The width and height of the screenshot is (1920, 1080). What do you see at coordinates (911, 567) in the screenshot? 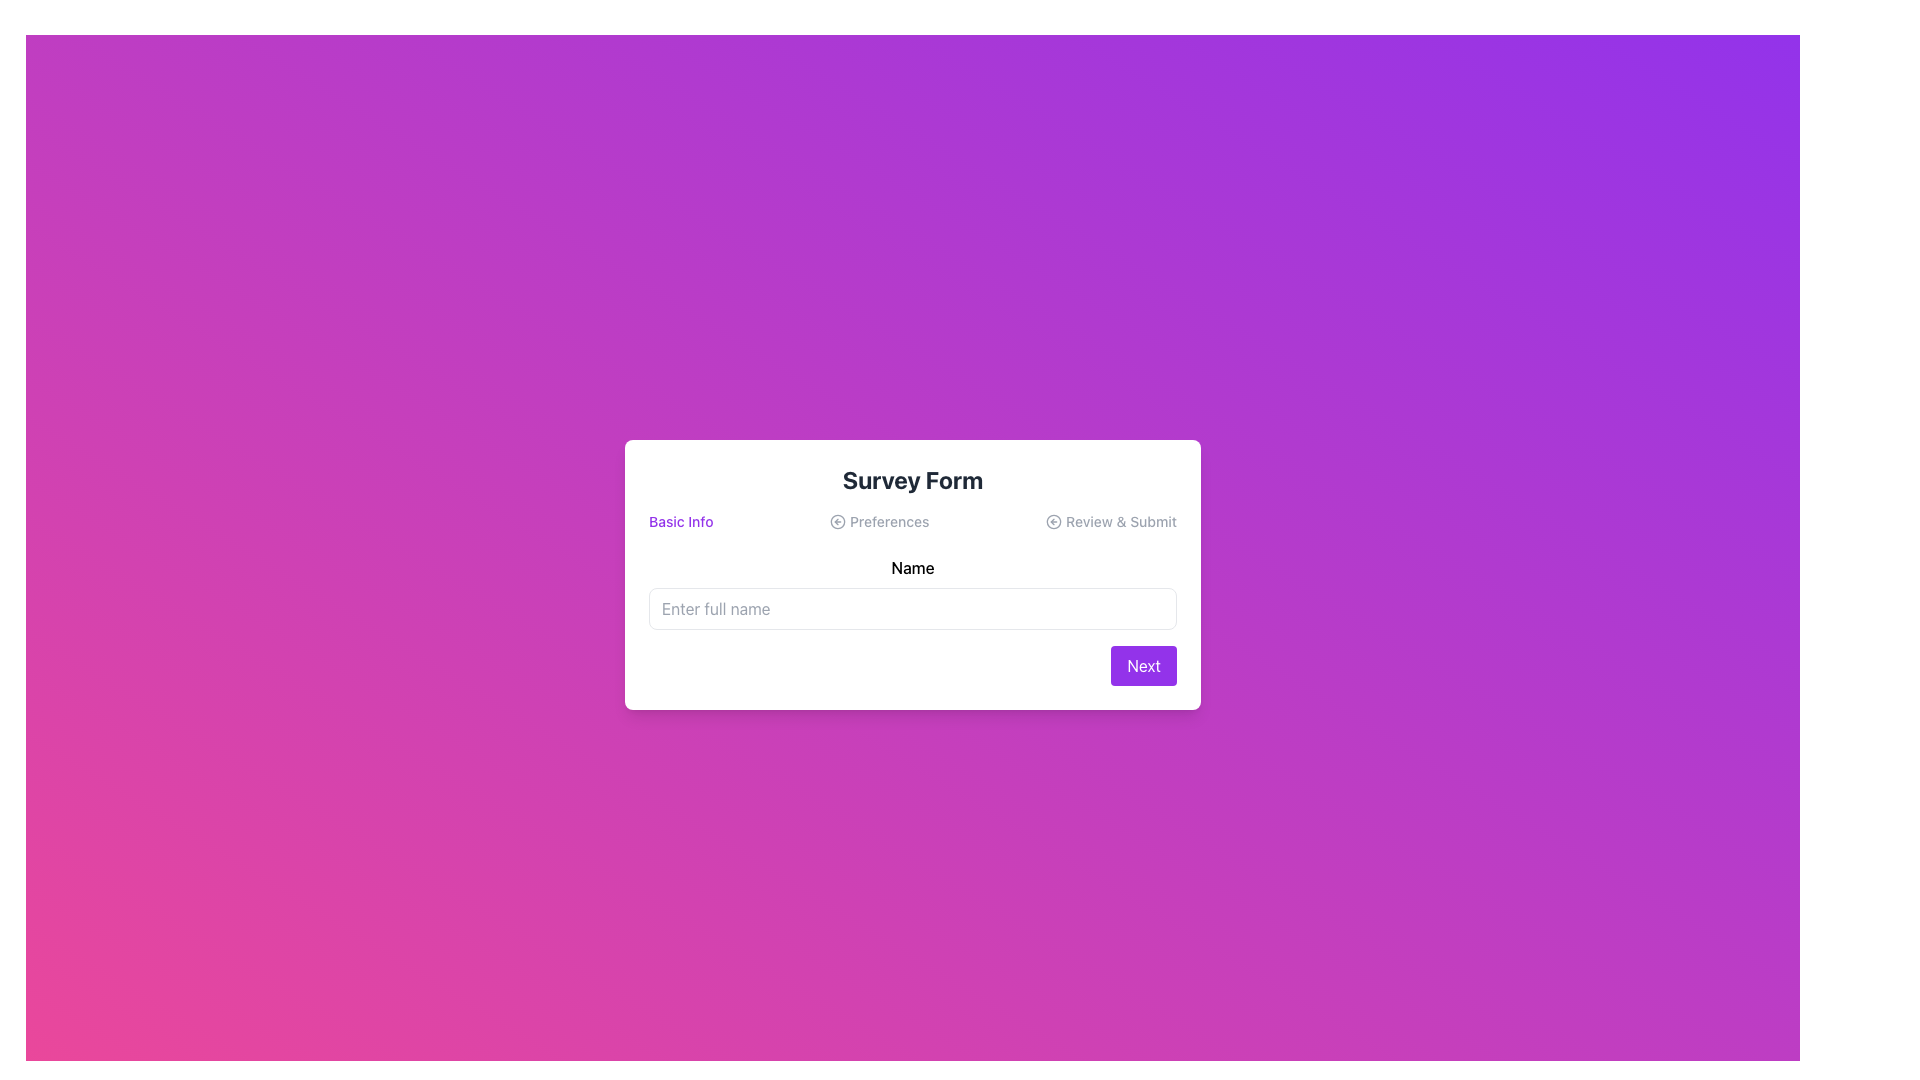
I see `the 'Name' text label, which is centrally aligned above the text input field in the card-like UI component` at bounding box center [911, 567].